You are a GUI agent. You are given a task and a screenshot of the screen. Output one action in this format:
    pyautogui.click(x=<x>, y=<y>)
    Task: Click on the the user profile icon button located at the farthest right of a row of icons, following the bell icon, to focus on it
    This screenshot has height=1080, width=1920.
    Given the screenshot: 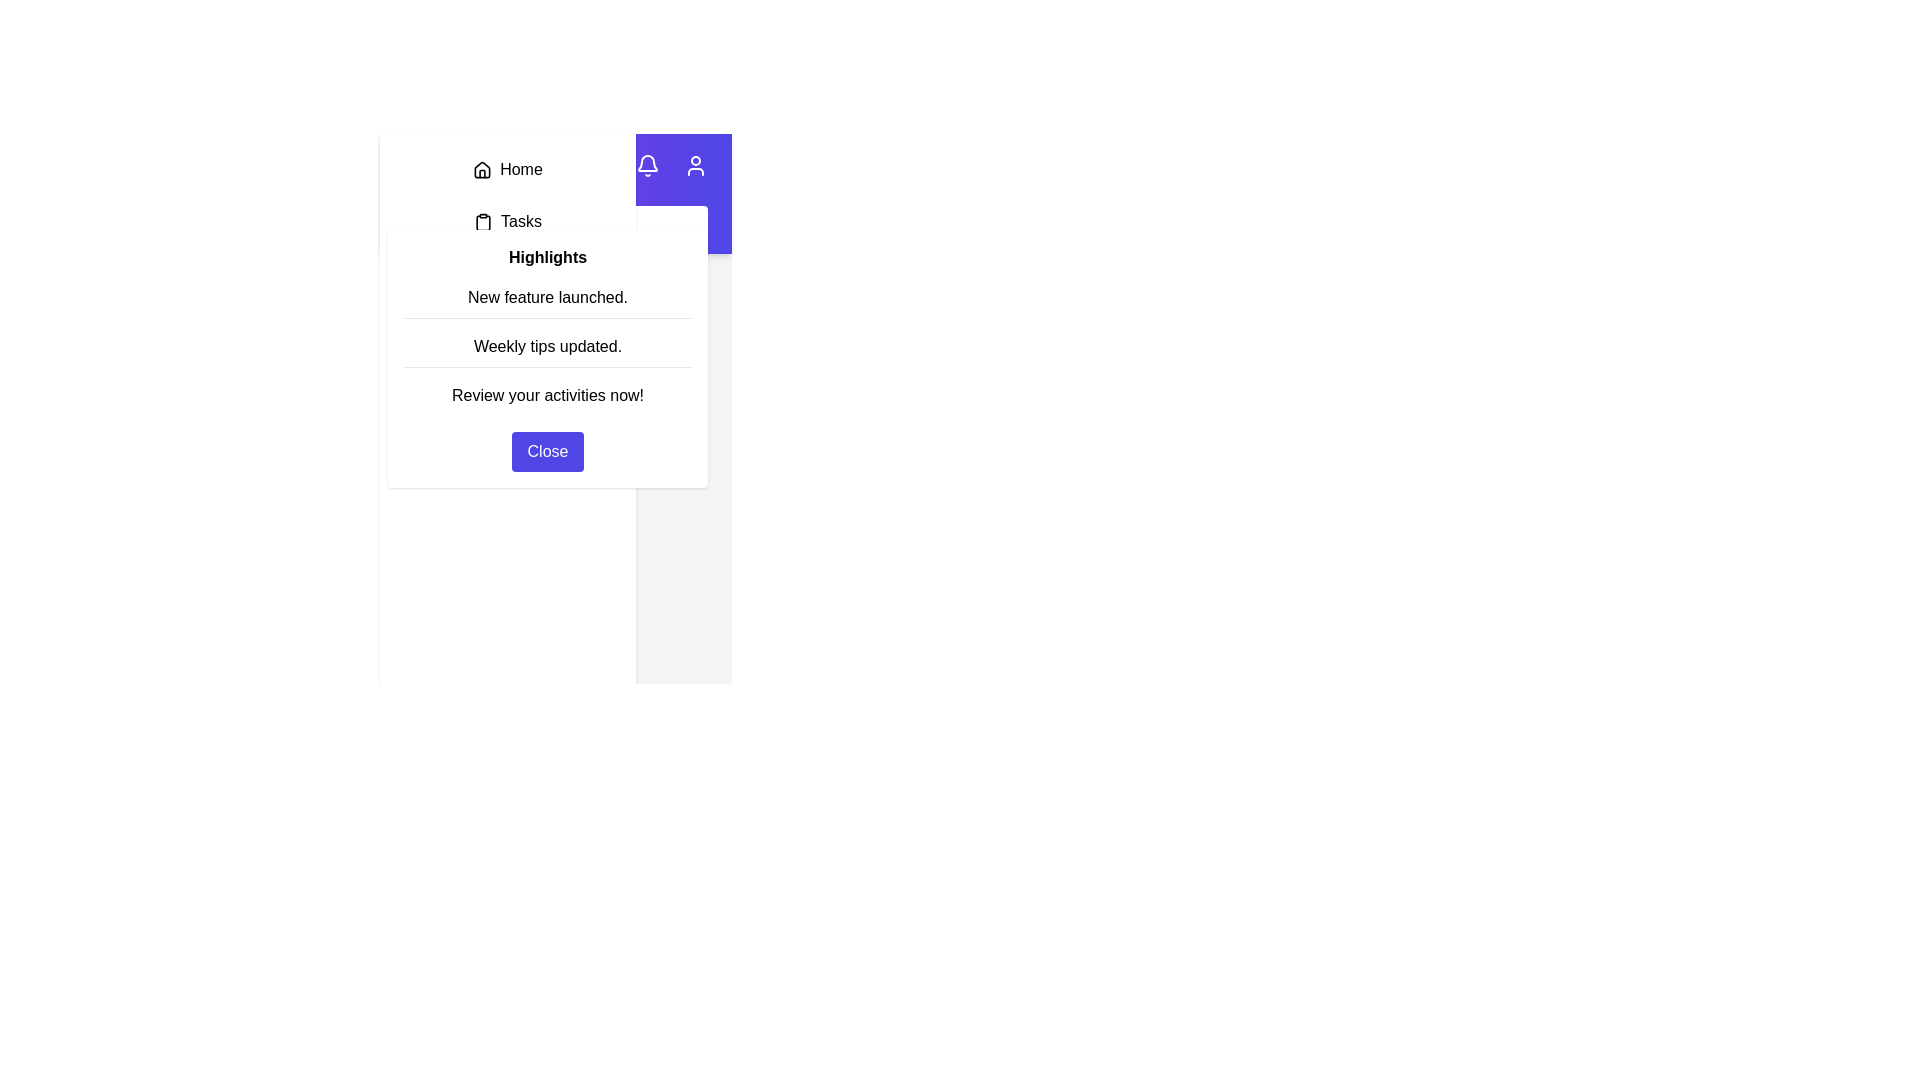 What is the action you would take?
    pyautogui.click(x=696, y=164)
    